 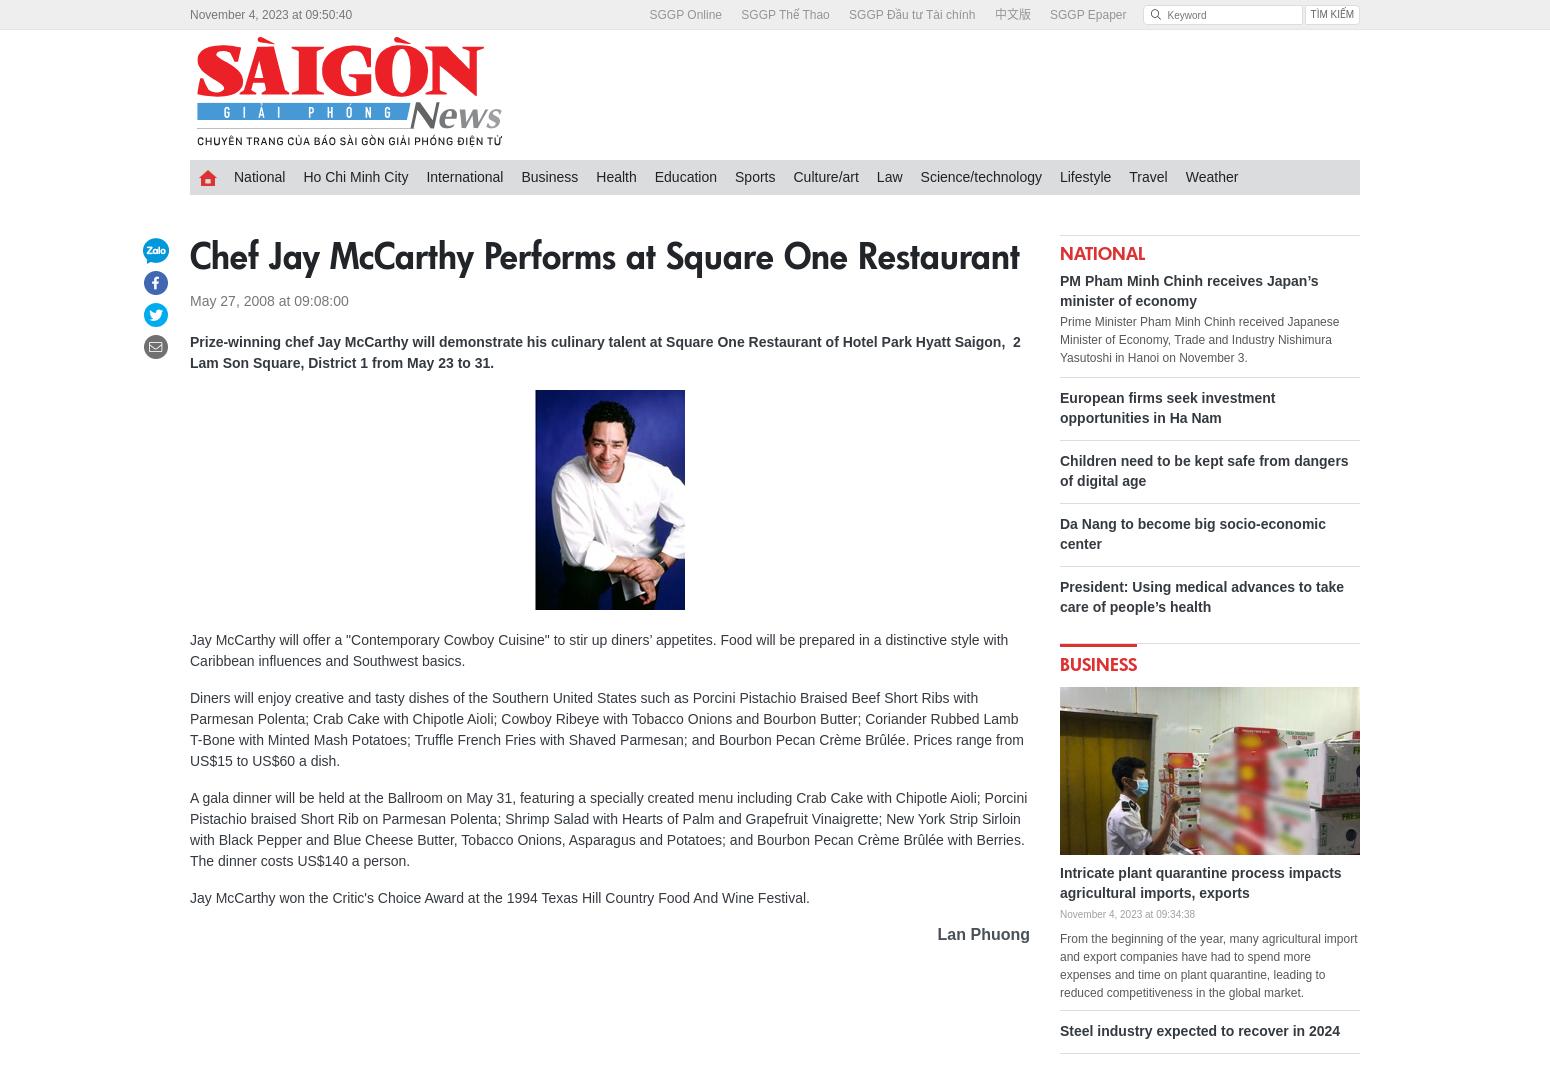 What do you see at coordinates (1060, 407) in the screenshot?
I see `'European firms seek investment opportunities in Ha Nam'` at bounding box center [1060, 407].